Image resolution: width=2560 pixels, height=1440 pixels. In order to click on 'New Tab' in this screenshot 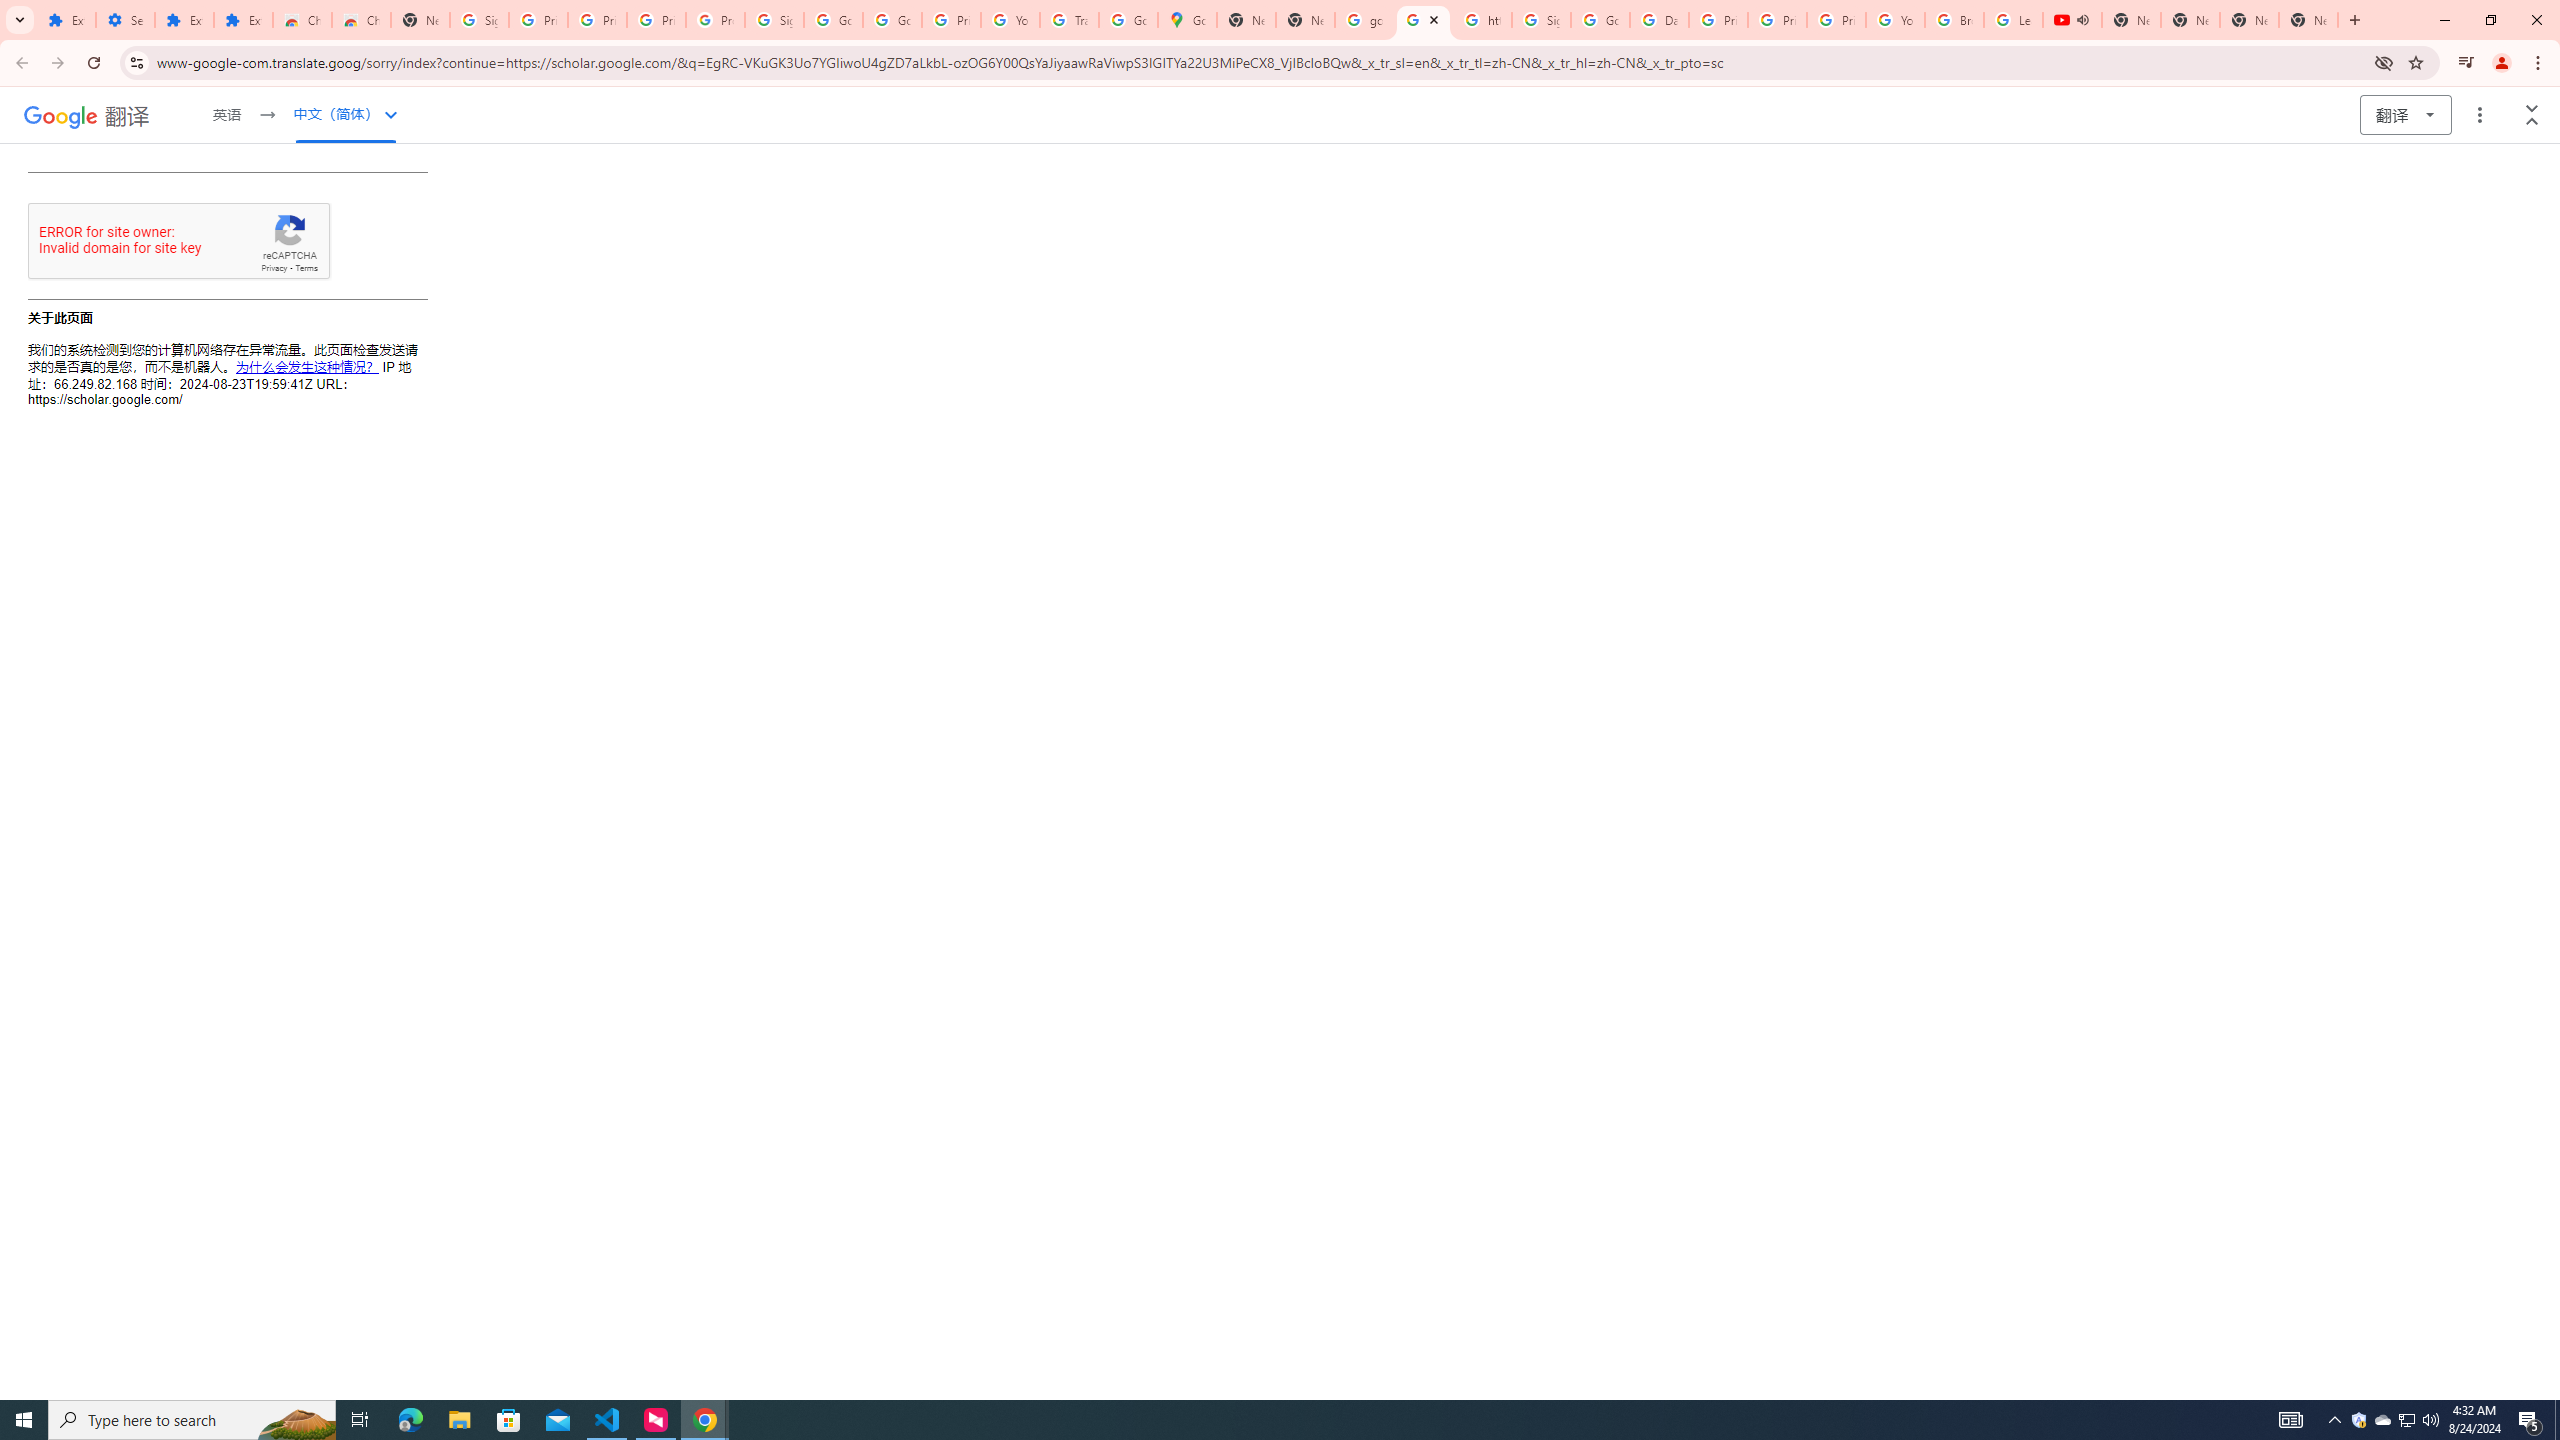, I will do `click(2308, 19)`.